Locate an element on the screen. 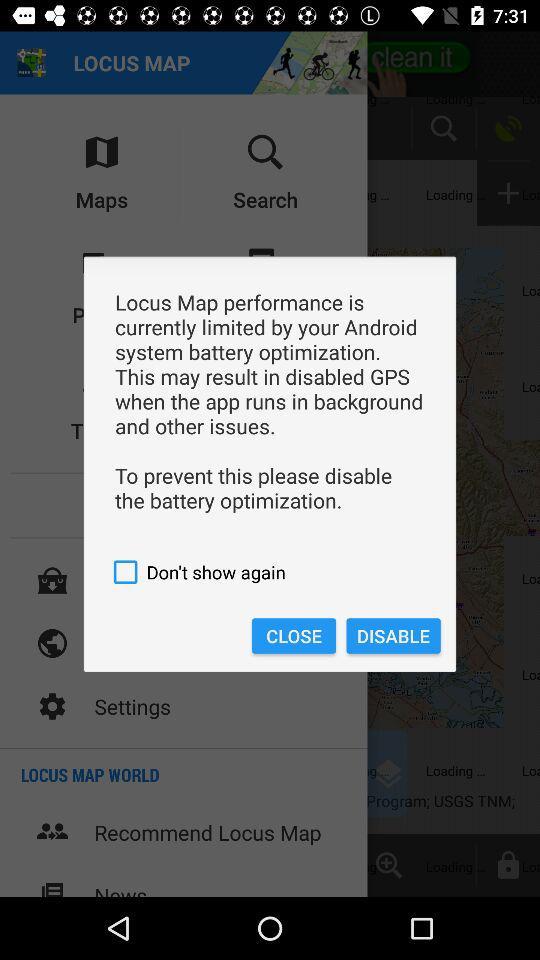 Image resolution: width=540 pixels, height=960 pixels. item next to the disable icon is located at coordinates (292, 635).